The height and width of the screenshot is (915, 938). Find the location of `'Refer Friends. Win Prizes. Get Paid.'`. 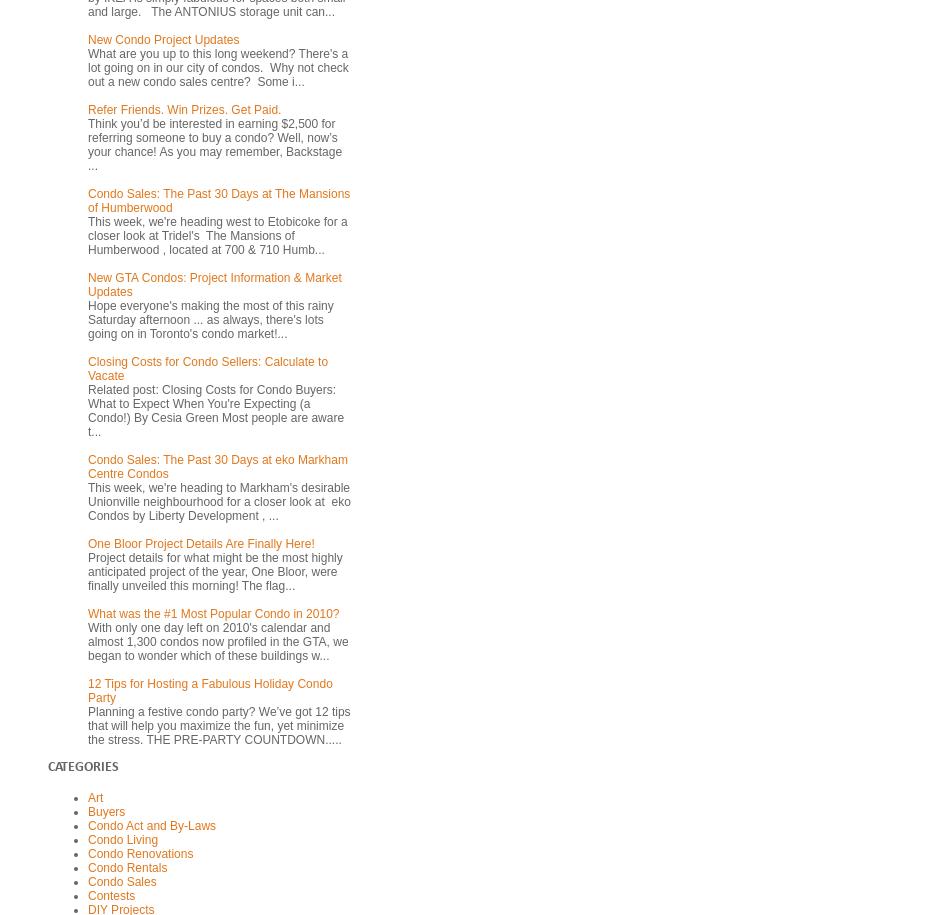

'Refer Friends. Win Prizes. Get Paid.' is located at coordinates (183, 108).